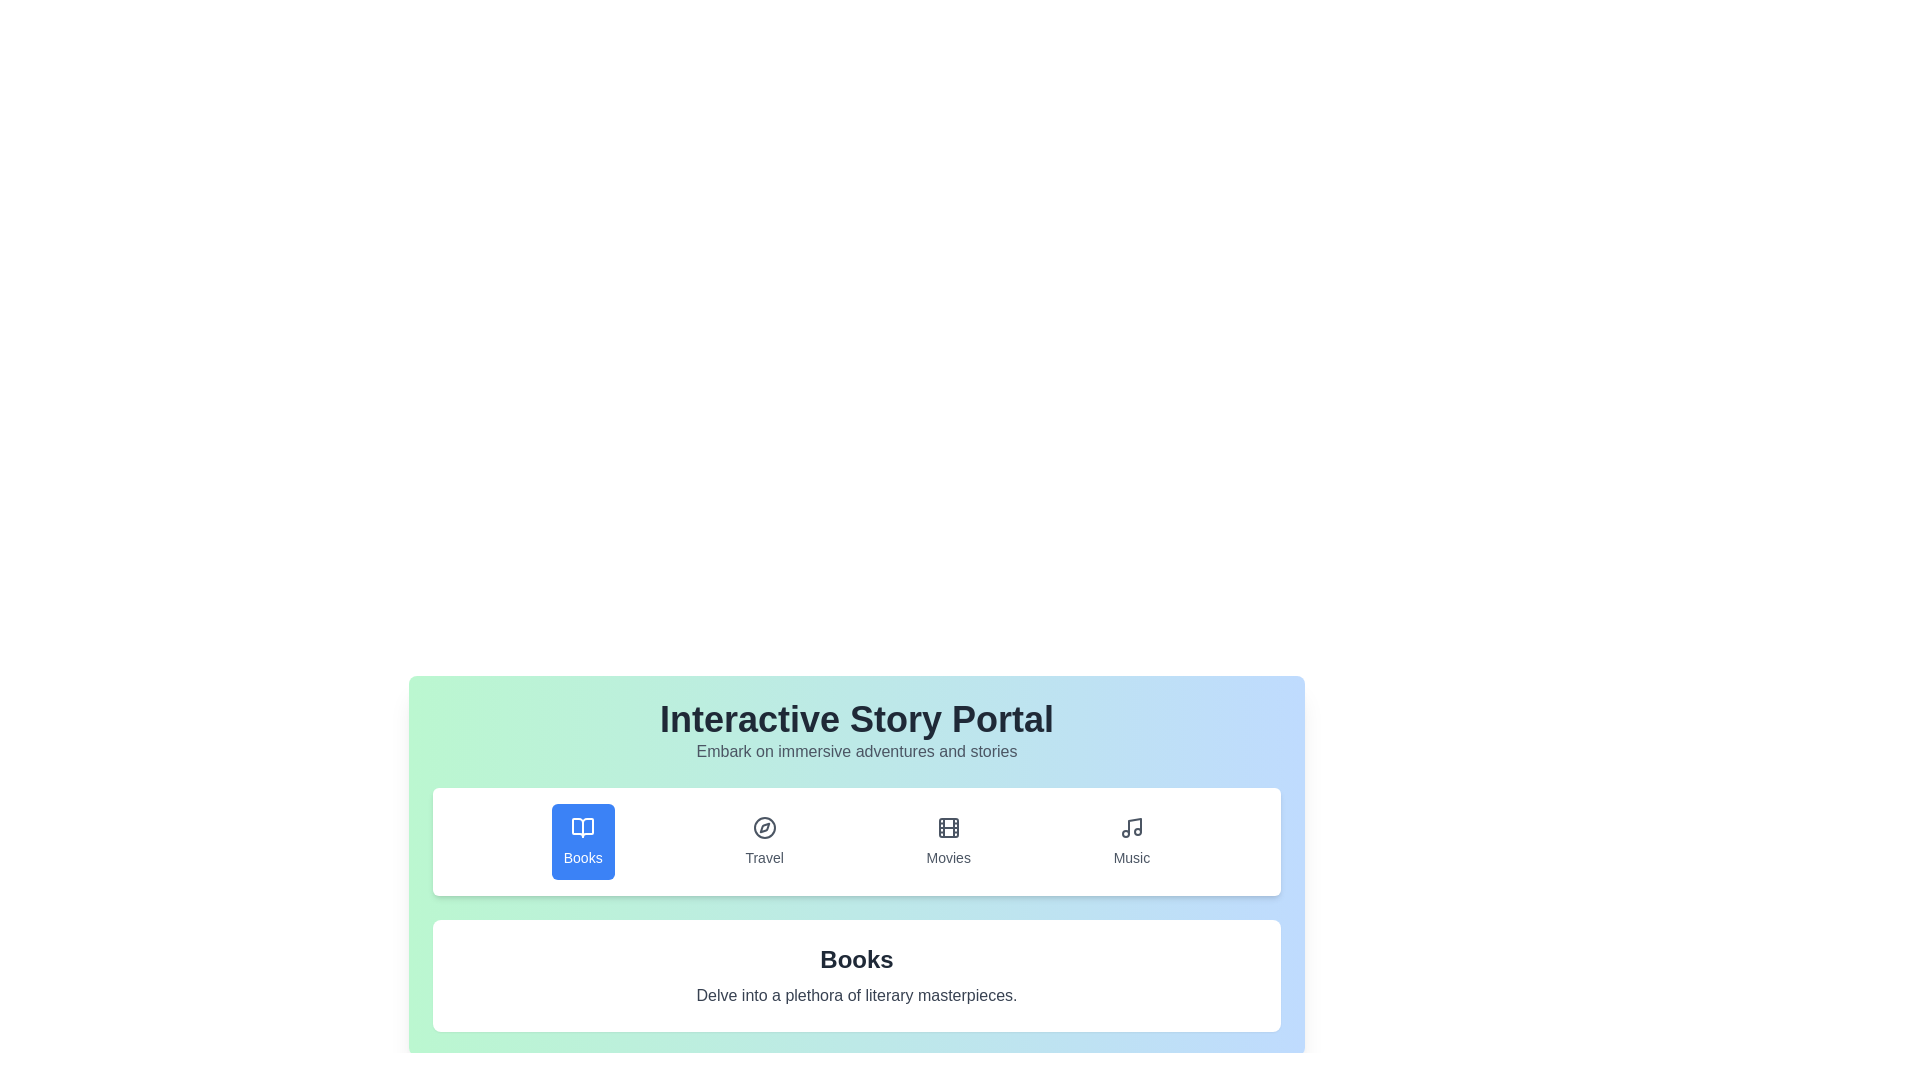 The width and height of the screenshot is (1920, 1080). I want to click on the 'Travel' navigation icon, which is the second icon from the left in the middle section of the interface below the header, so click(763, 828).